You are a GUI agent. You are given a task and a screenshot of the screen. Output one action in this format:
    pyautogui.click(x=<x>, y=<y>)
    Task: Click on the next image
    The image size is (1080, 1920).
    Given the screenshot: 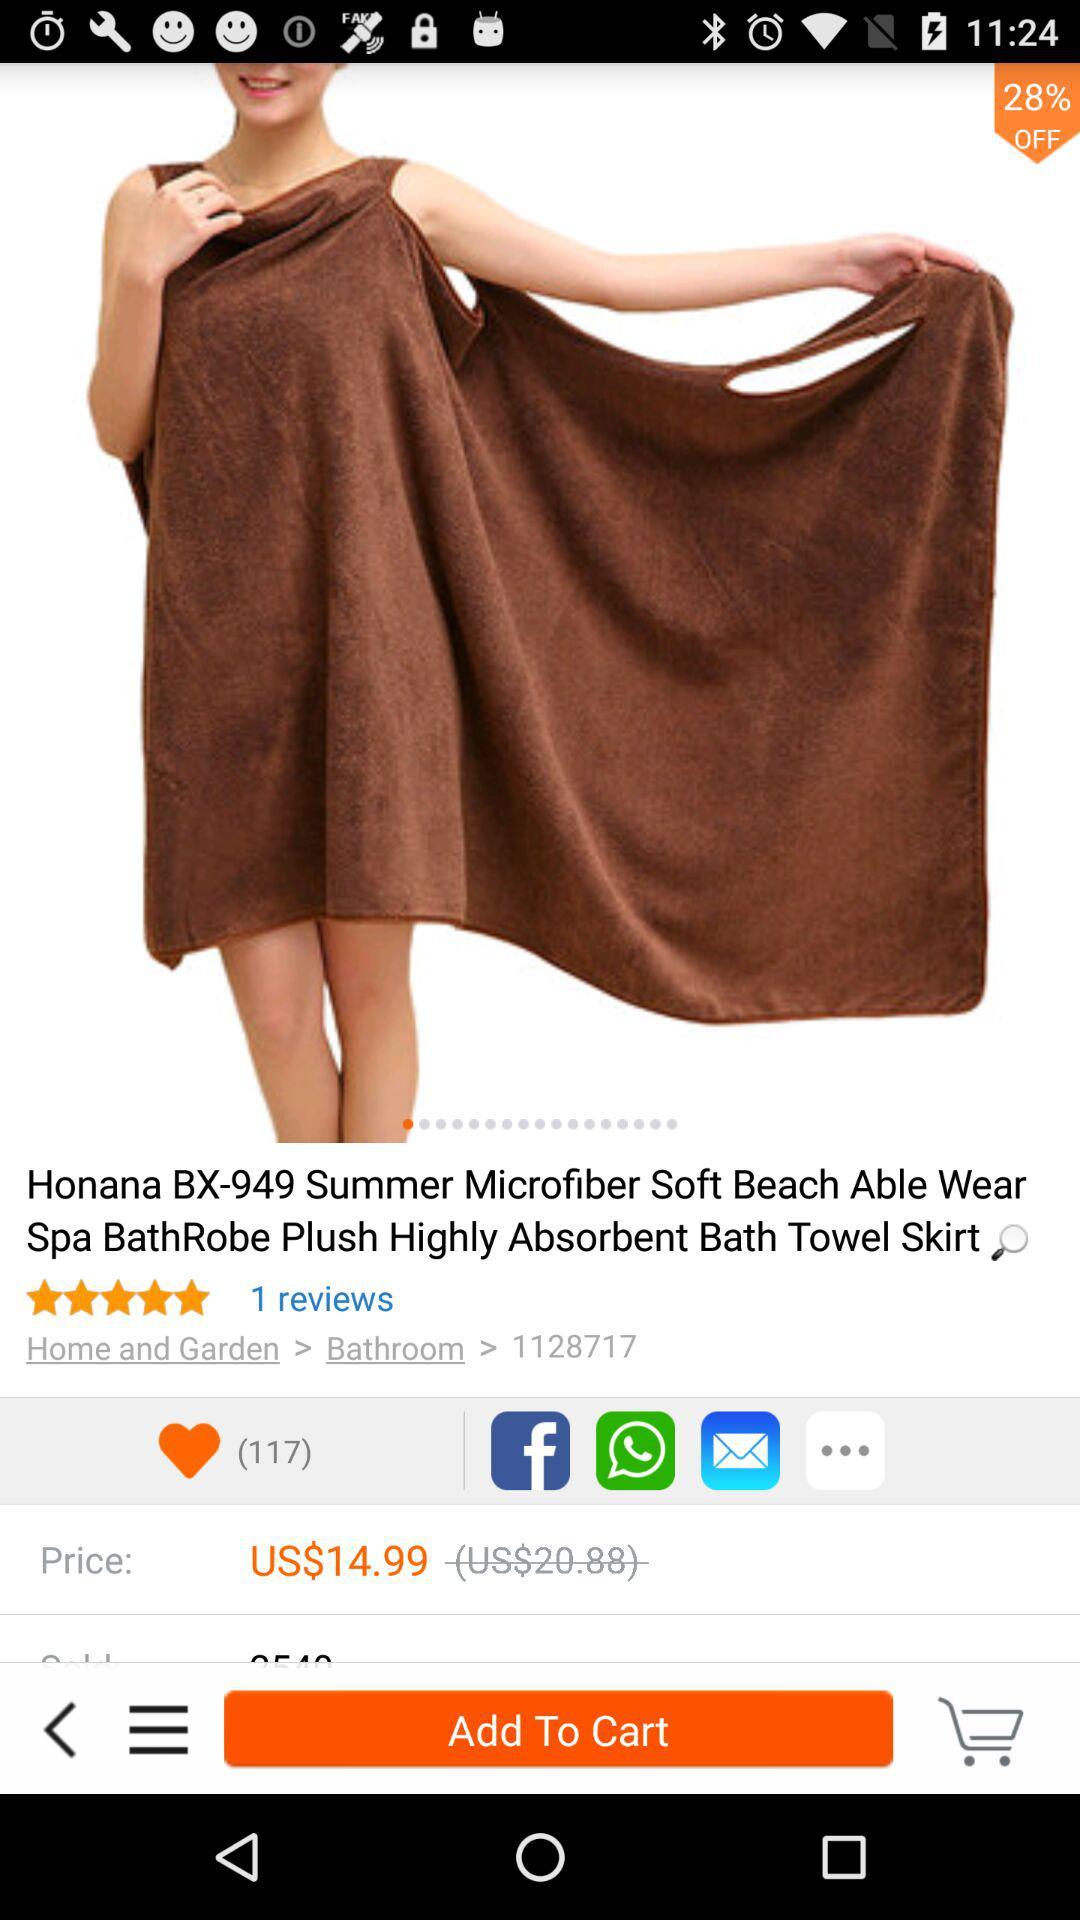 What is the action you would take?
    pyautogui.click(x=639, y=1124)
    